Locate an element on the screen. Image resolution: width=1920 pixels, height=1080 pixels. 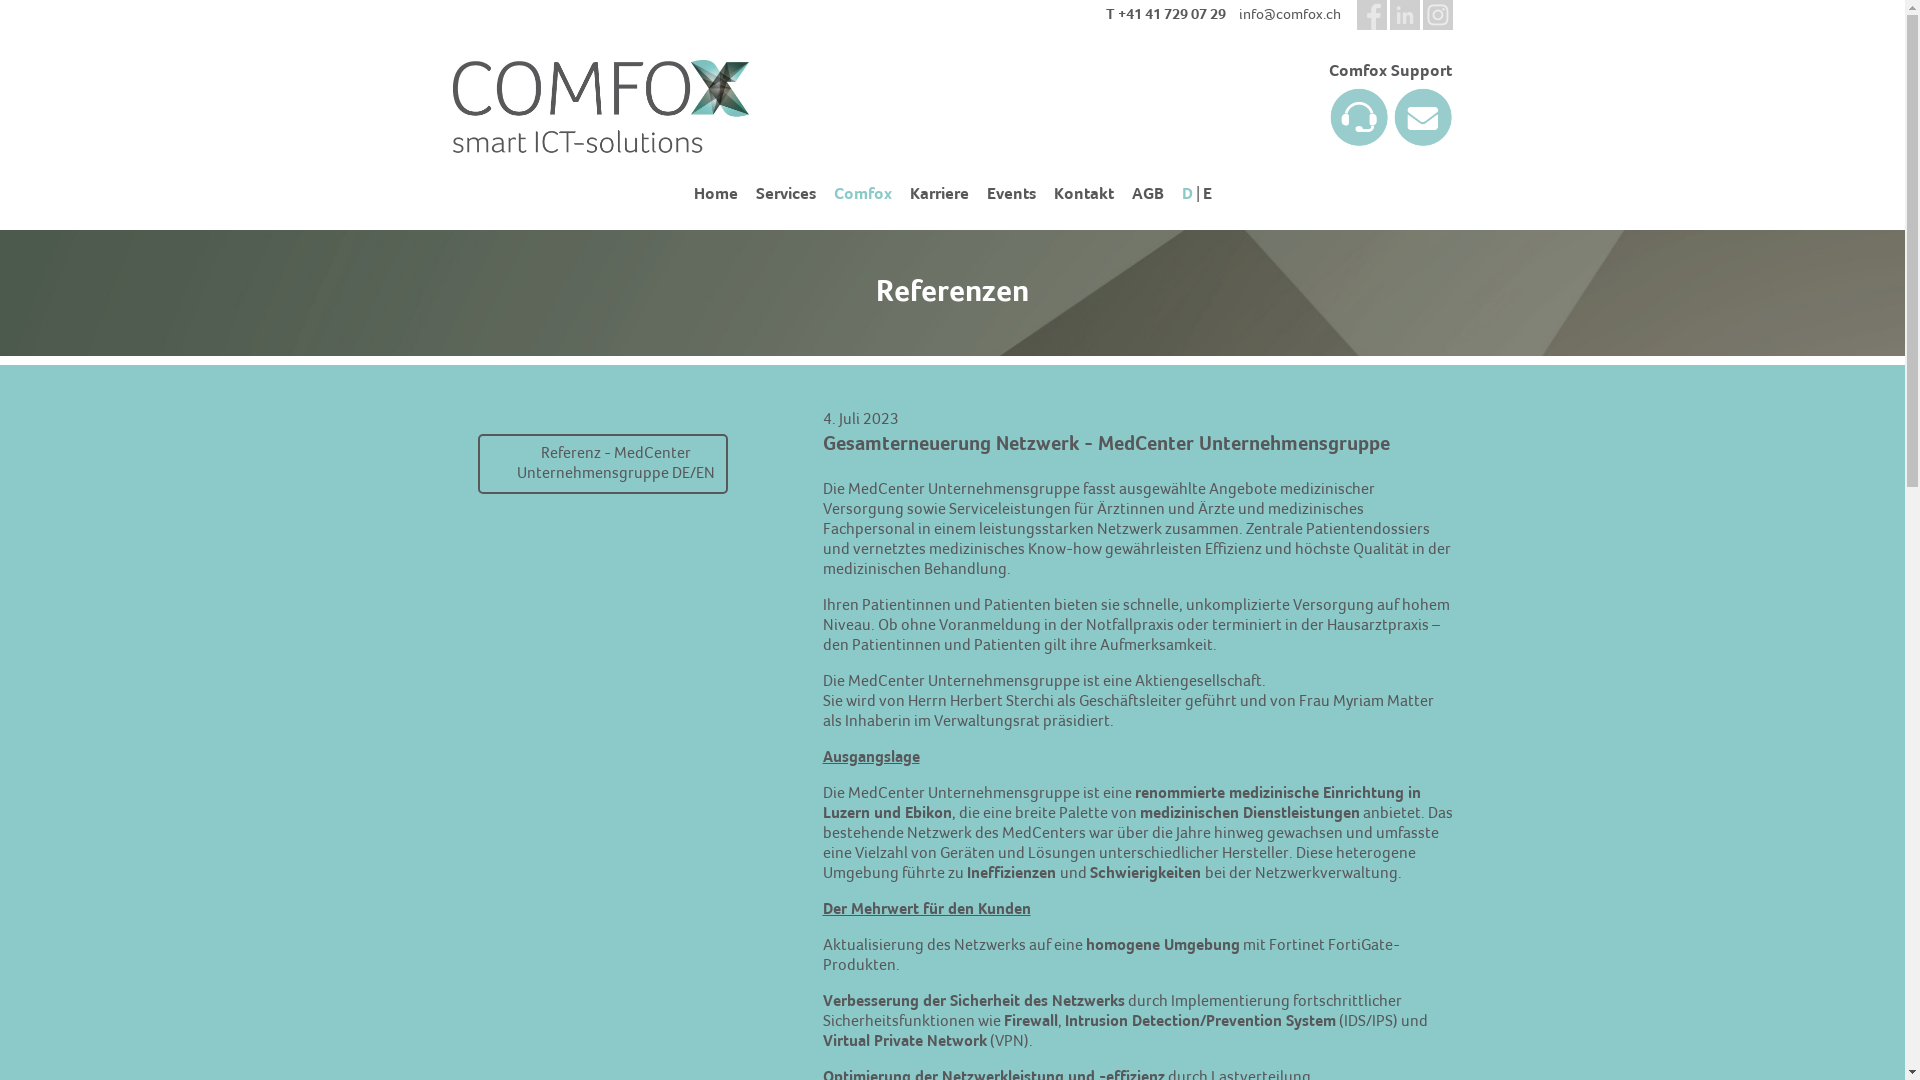
'D' is located at coordinates (1181, 194).